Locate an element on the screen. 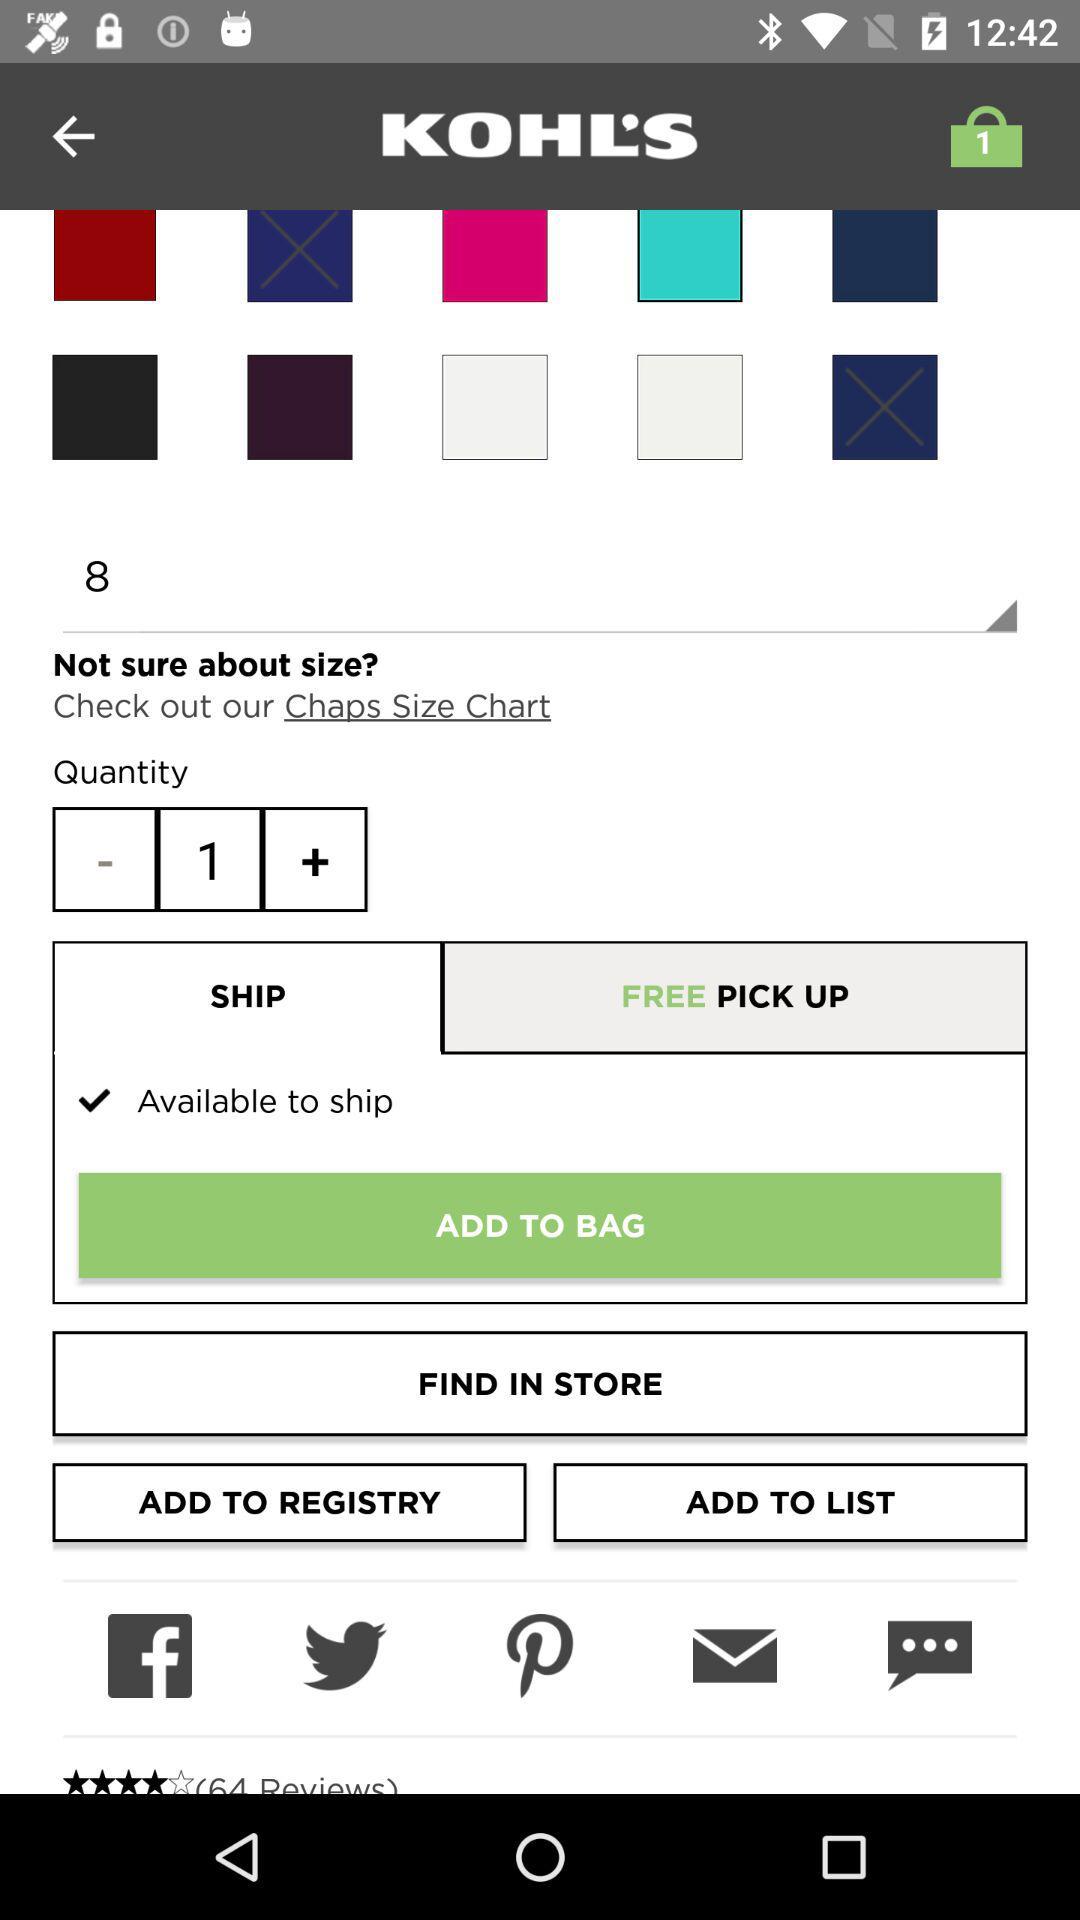 The image size is (1080, 1920). go back is located at coordinates (72, 135).